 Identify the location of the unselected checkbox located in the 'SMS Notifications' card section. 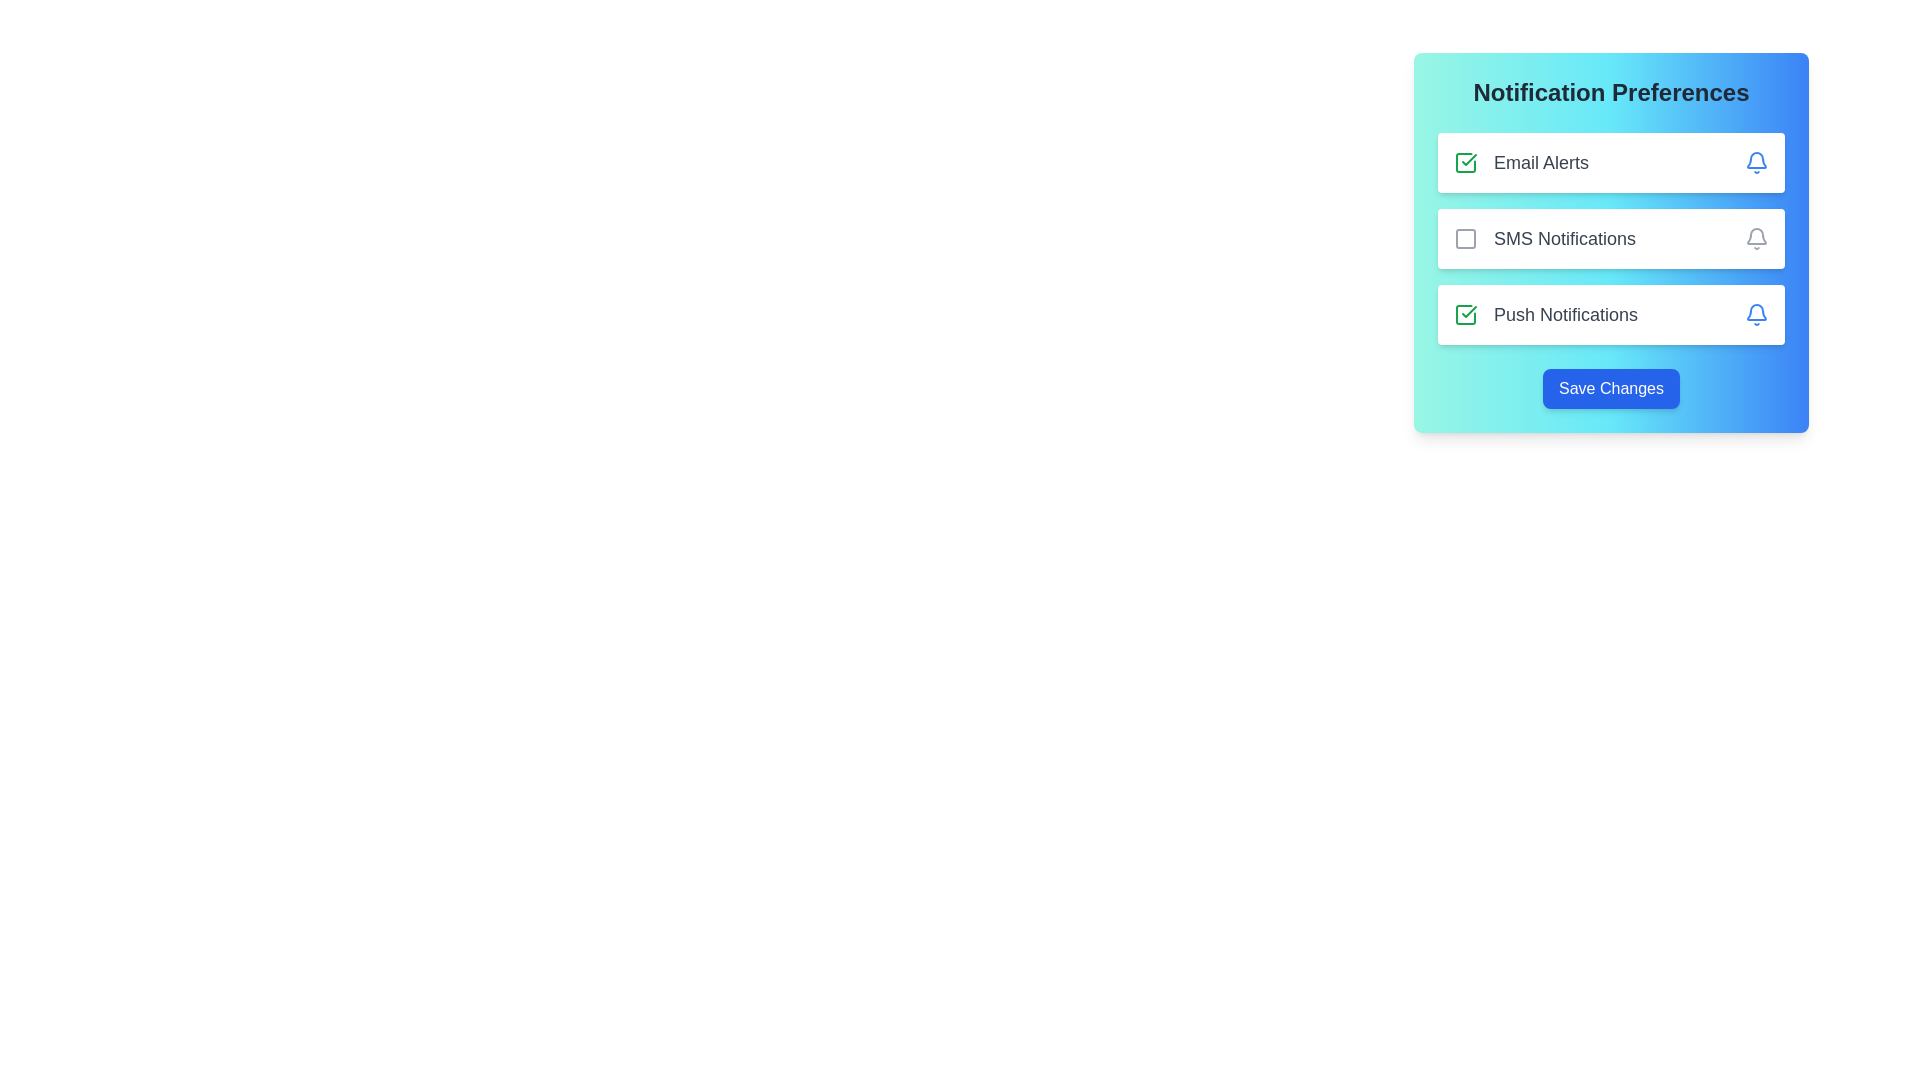
(1465, 238).